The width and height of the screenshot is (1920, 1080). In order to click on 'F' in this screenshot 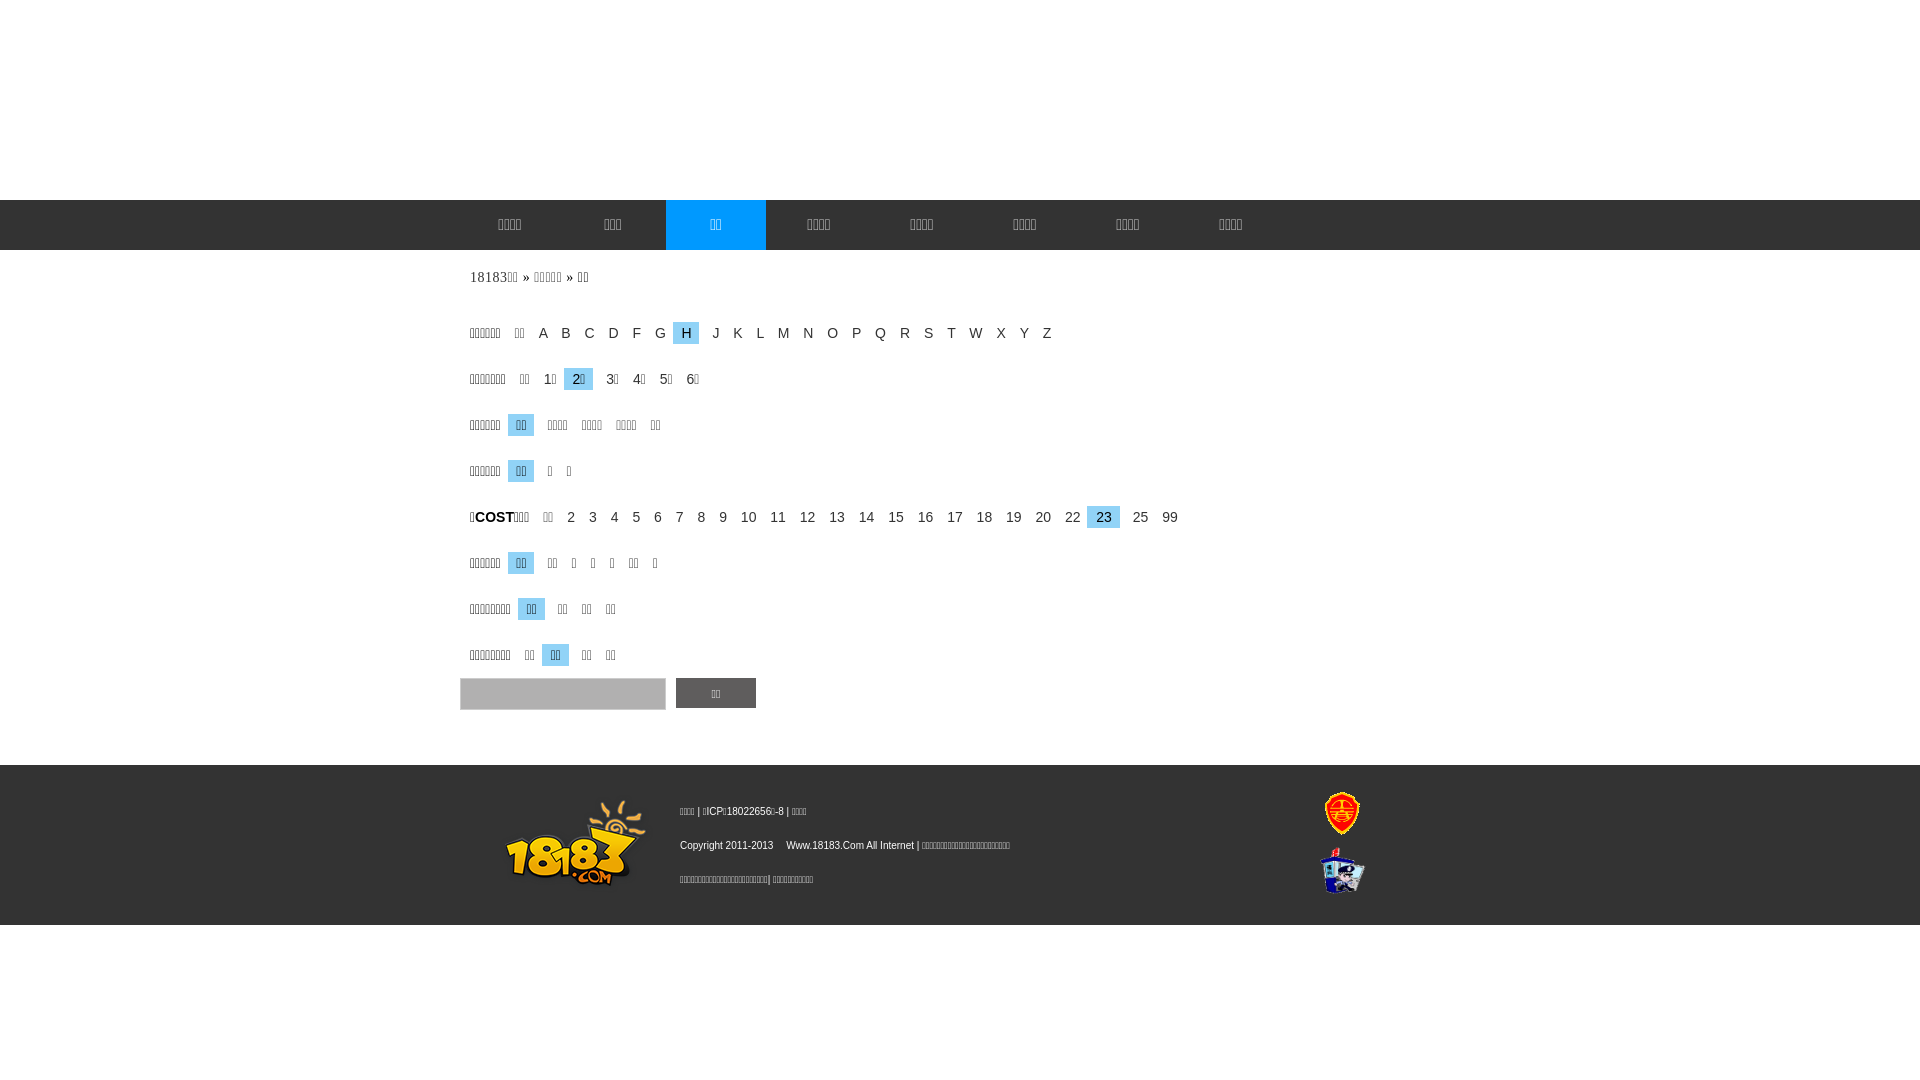, I will do `click(630, 331)`.